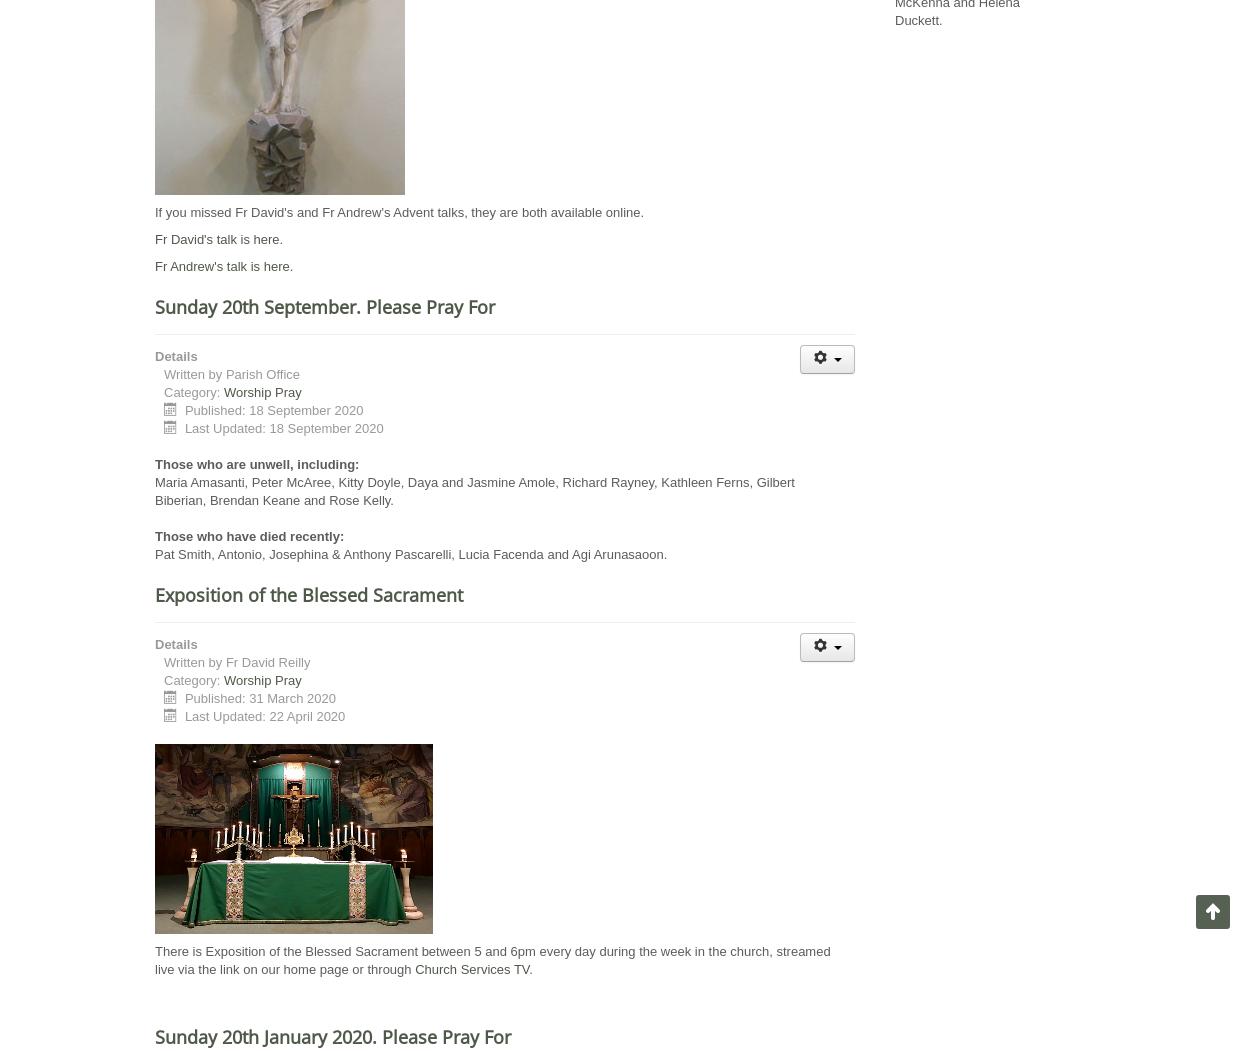  What do you see at coordinates (267, 662) in the screenshot?
I see `'Fr David Reilly'` at bounding box center [267, 662].